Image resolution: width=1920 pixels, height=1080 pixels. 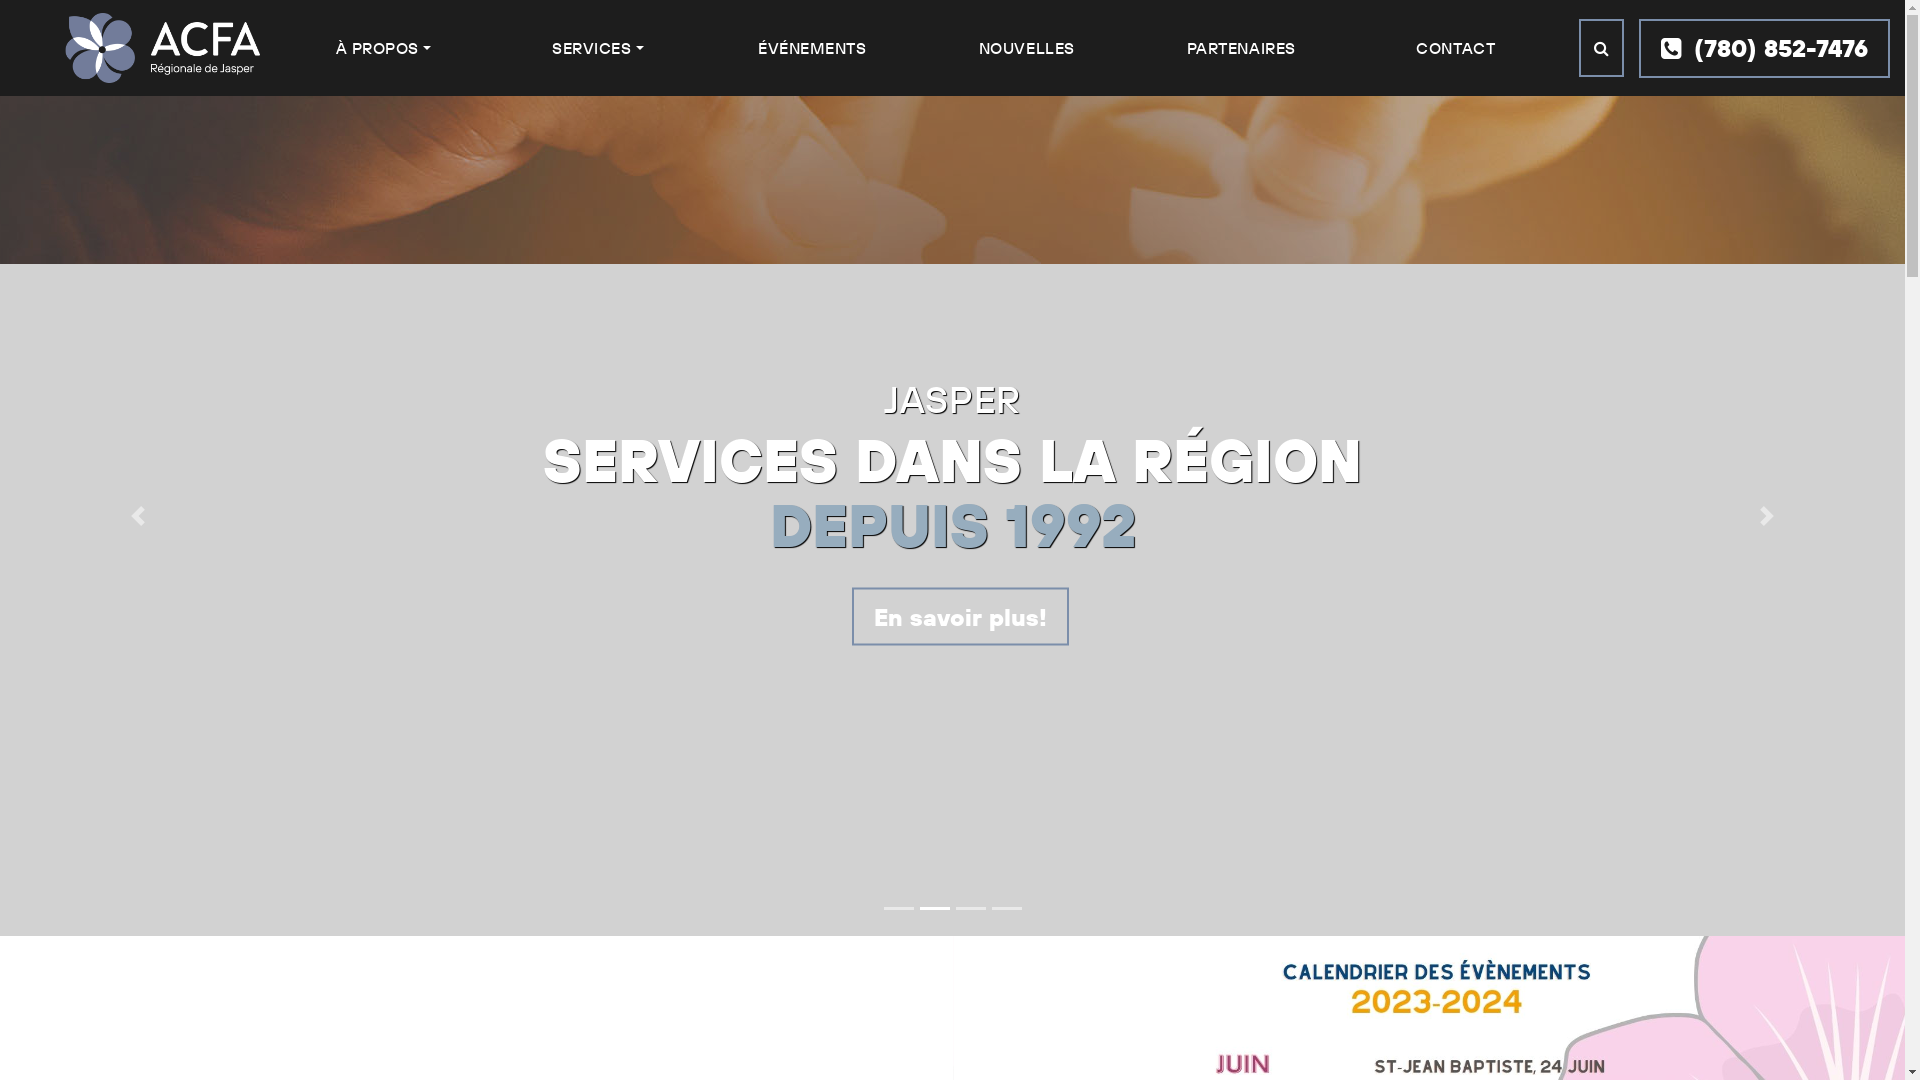 What do you see at coordinates (1240, 46) in the screenshot?
I see `'PARTENAIRES'` at bounding box center [1240, 46].